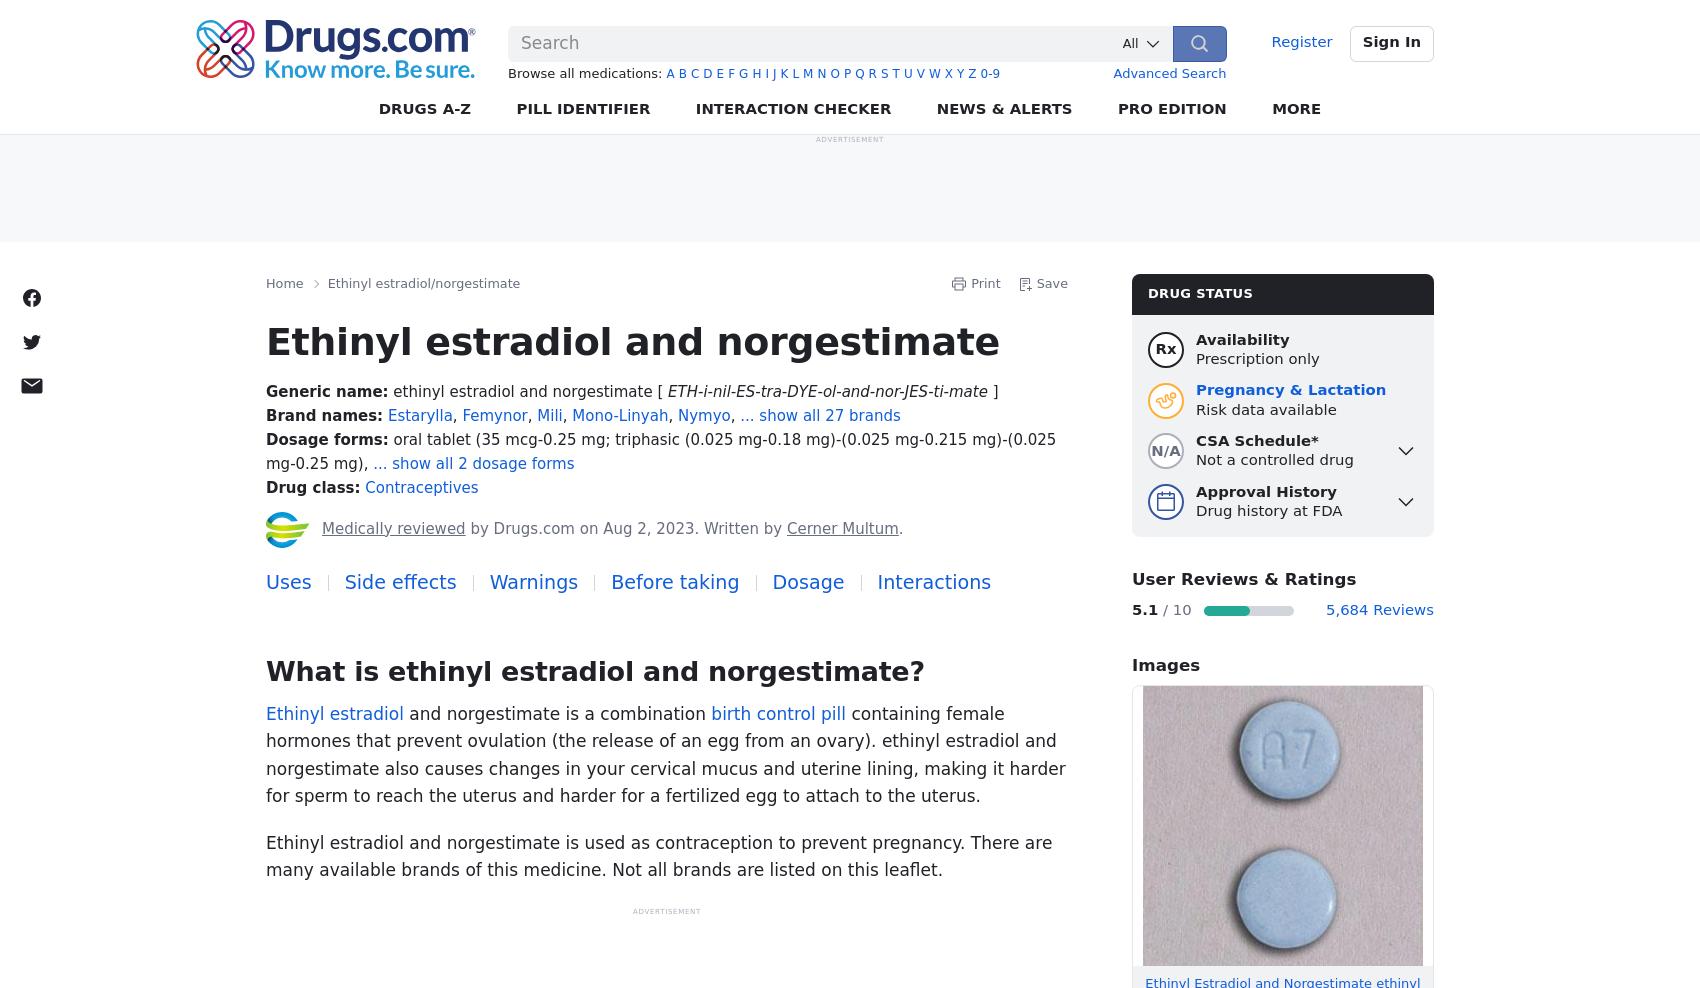  What do you see at coordinates (933, 74) in the screenshot?
I see `'w'` at bounding box center [933, 74].